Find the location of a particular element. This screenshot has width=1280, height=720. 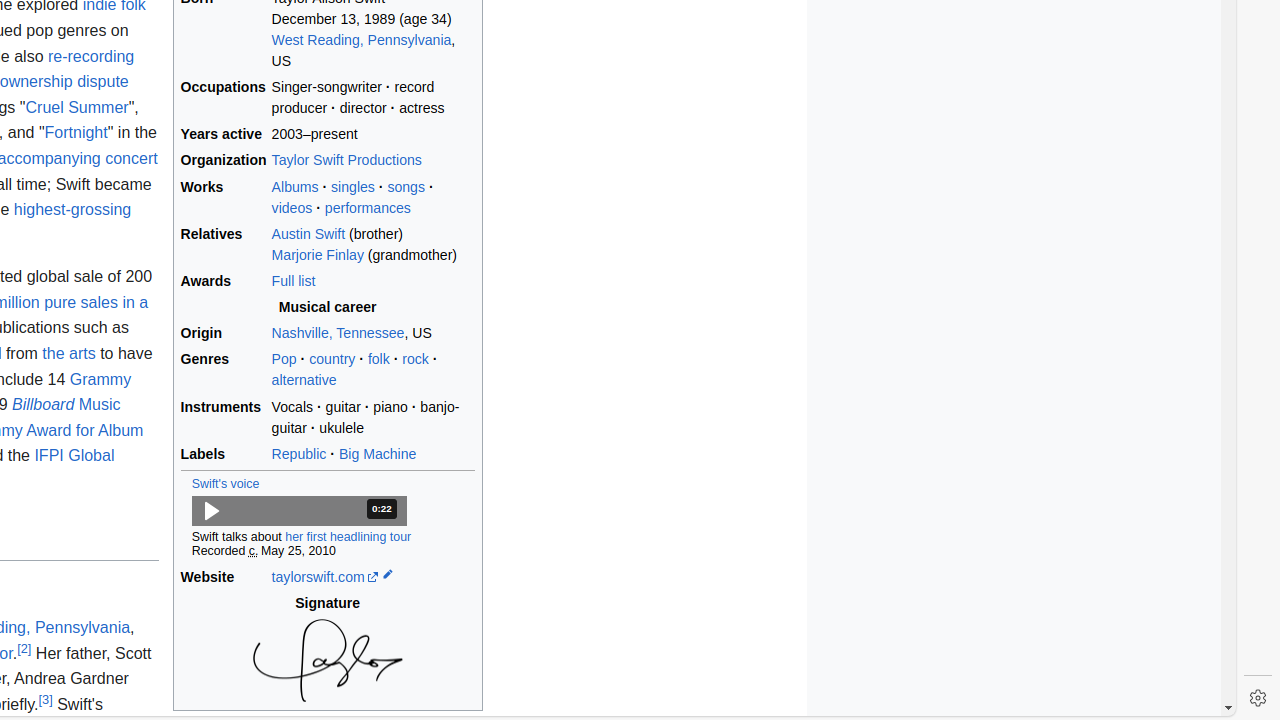

'Big Machine' is located at coordinates (377, 453).